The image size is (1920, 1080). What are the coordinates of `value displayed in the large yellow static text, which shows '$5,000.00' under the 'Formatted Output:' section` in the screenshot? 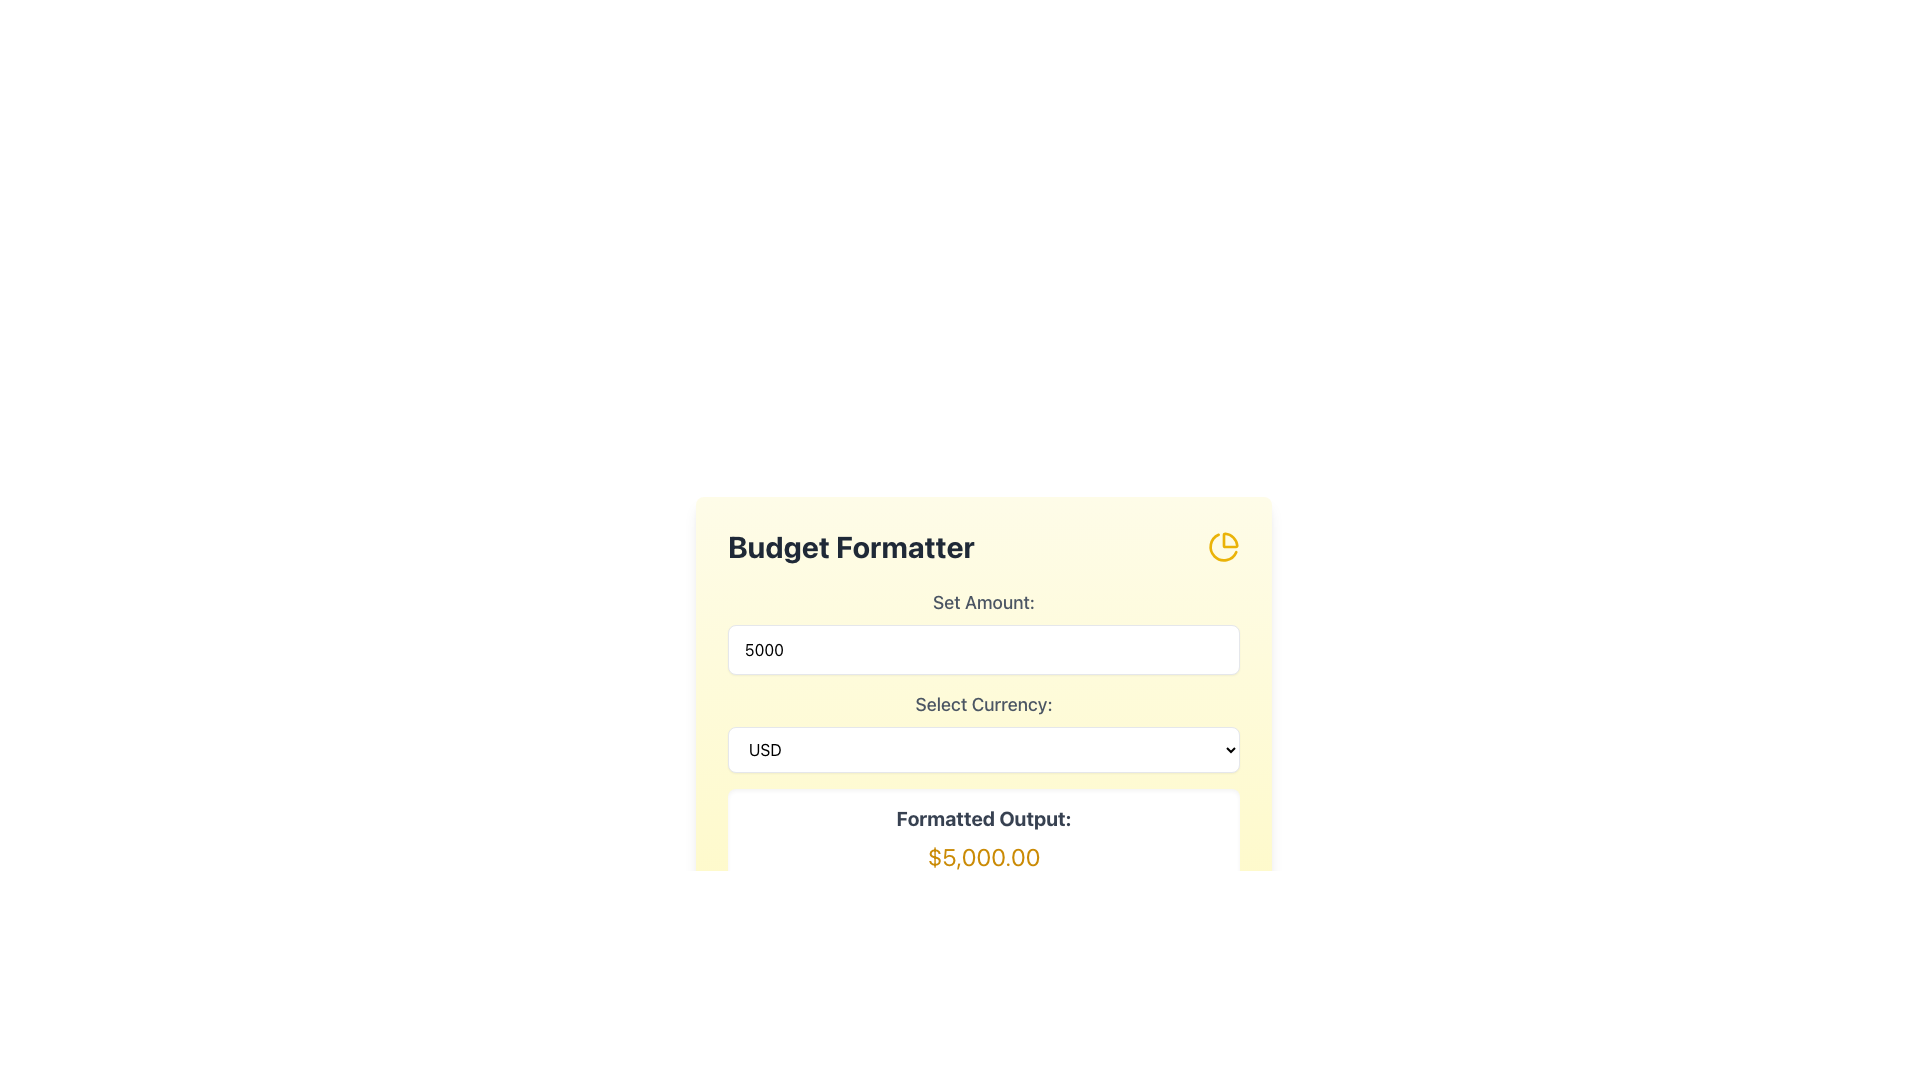 It's located at (983, 855).